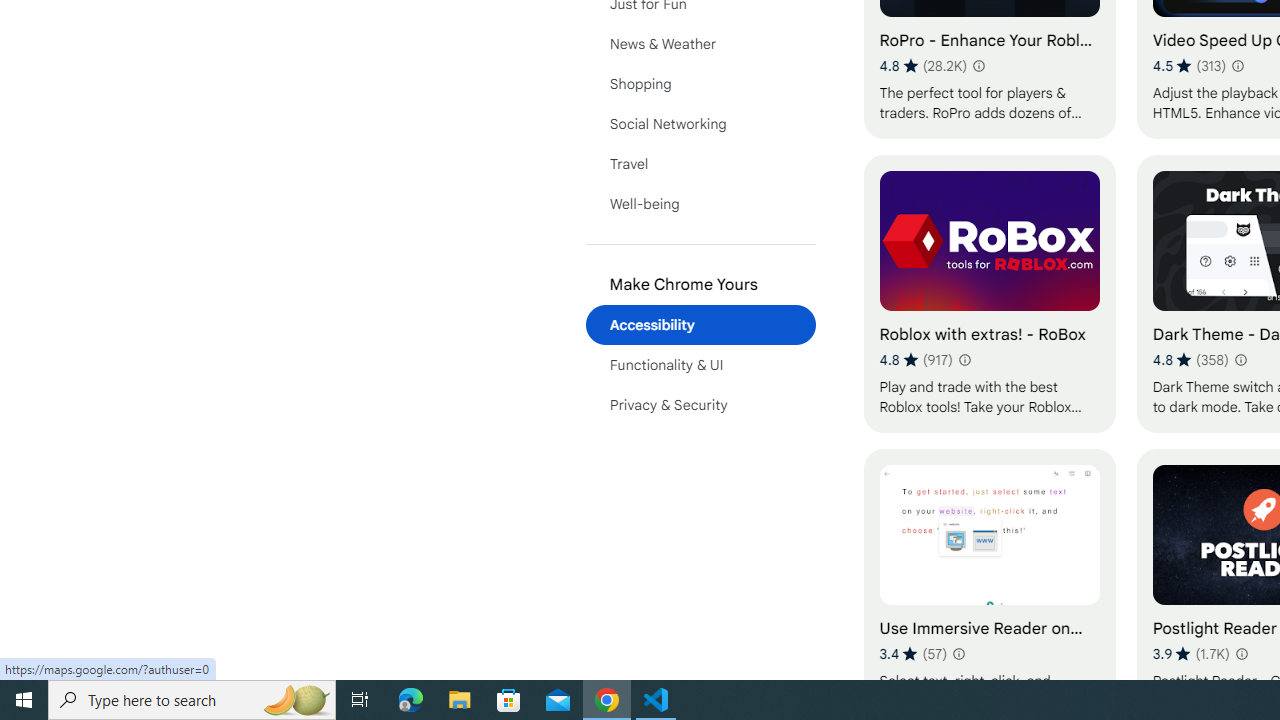 Image resolution: width=1280 pixels, height=720 pixels. I want to click on 'Travel', so click(700, 163).